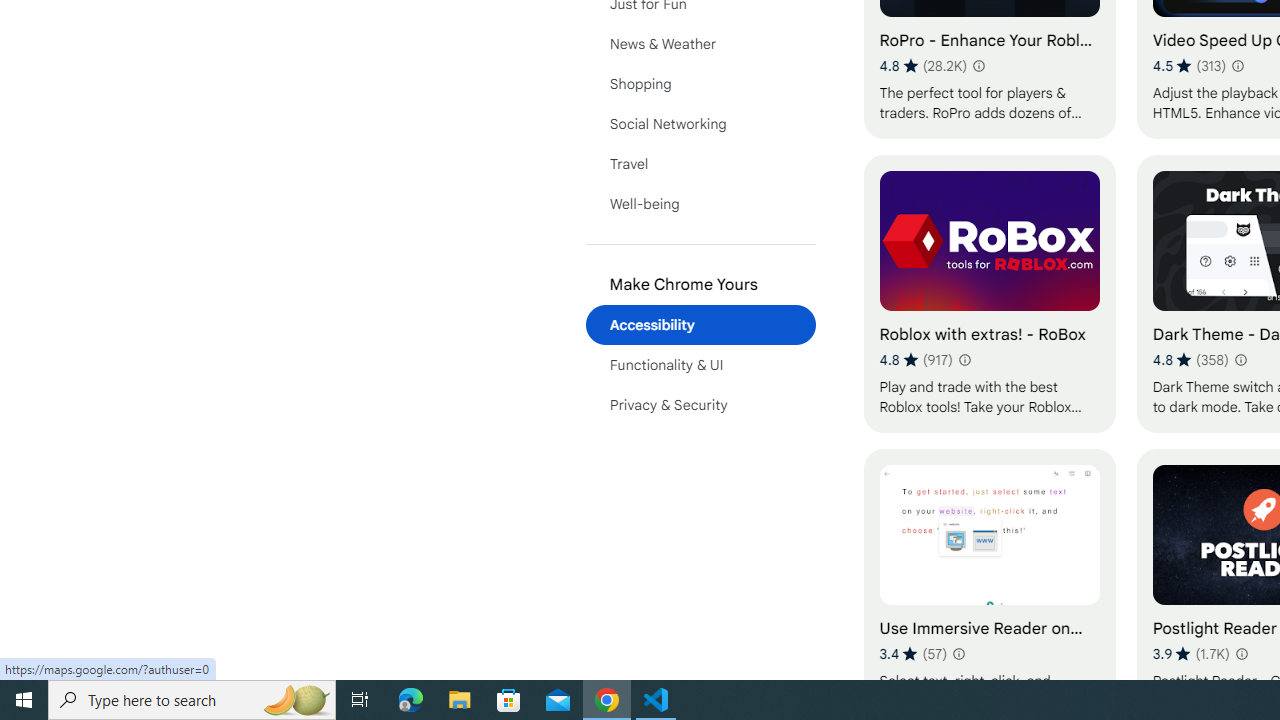 Image resolution: width=1280 pixels, height=720 pixels. I want to click on 'Travel', so click(700, 163).